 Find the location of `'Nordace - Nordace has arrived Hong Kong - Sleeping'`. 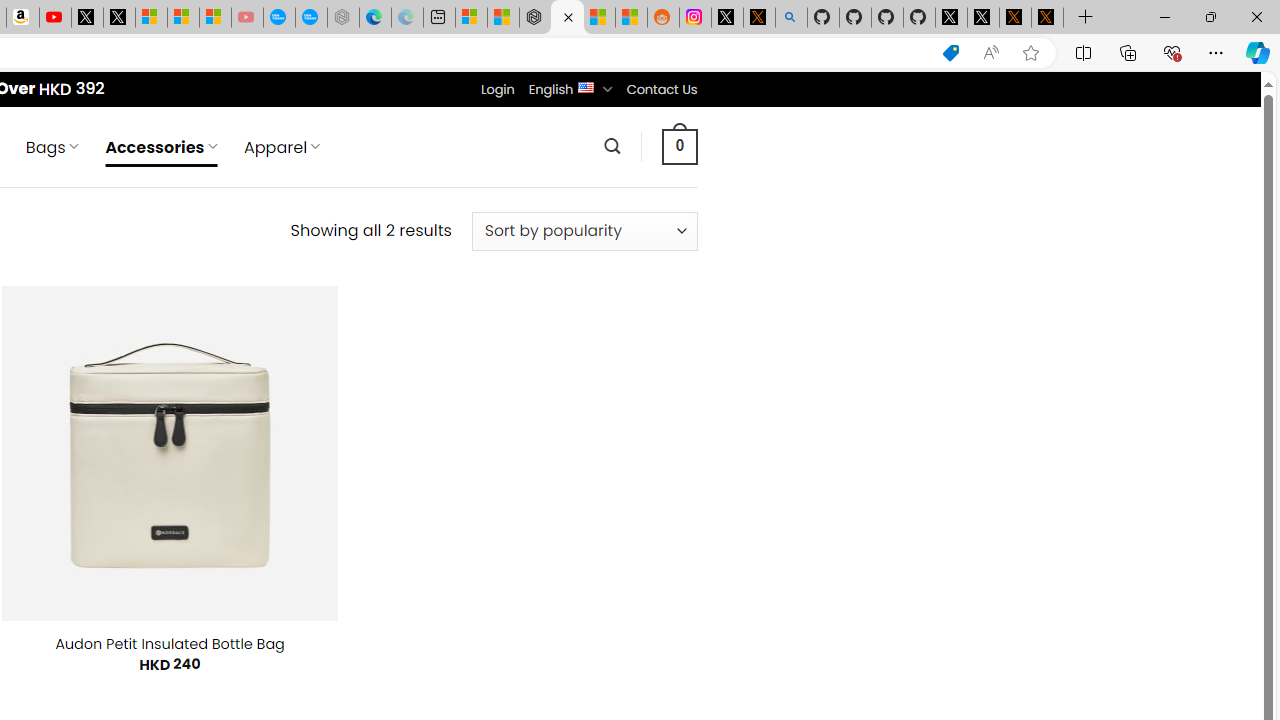

'Nordace - Nordace has arrived Hong Kong - Sleeping' is located at coordinates (343, 17).